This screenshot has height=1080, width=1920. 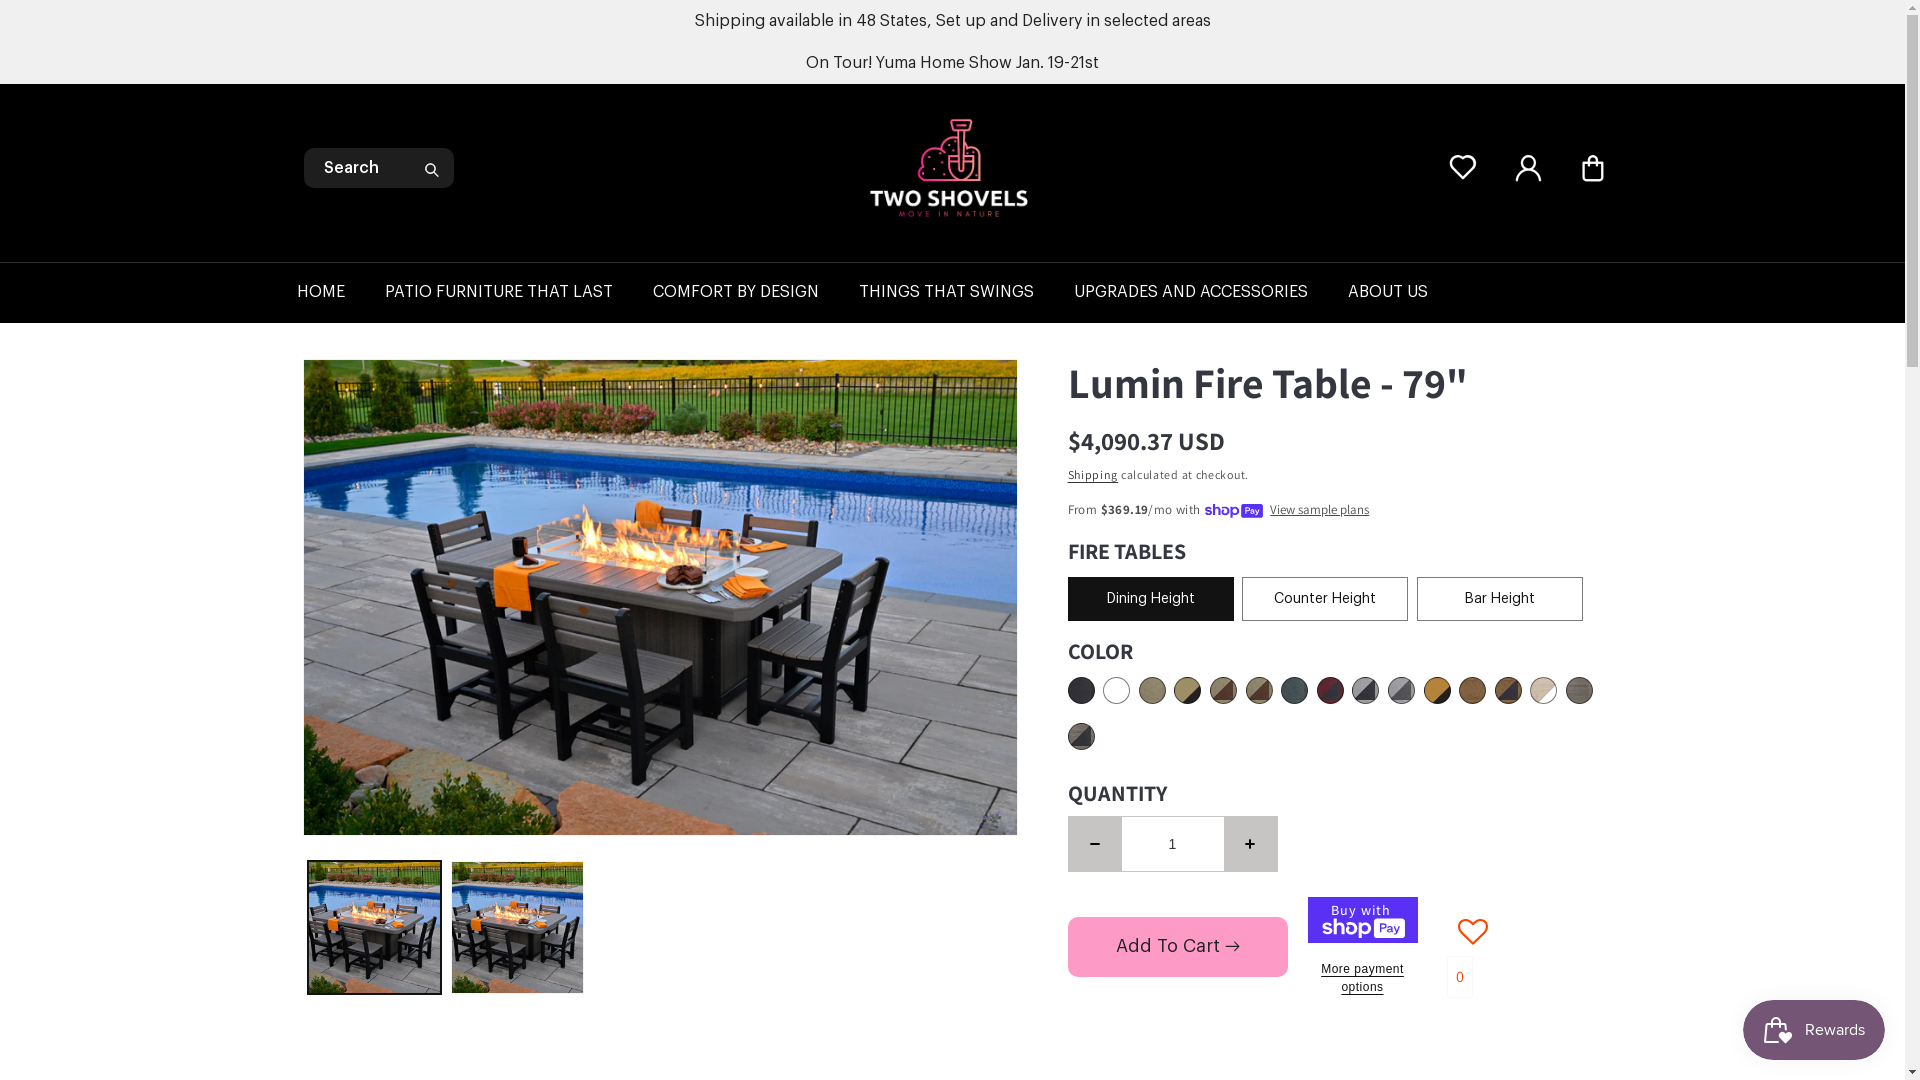 I want to click on 'Decrease quantity for Lumin Fire Table - 79&quot;', so click(x=1093, y=843).